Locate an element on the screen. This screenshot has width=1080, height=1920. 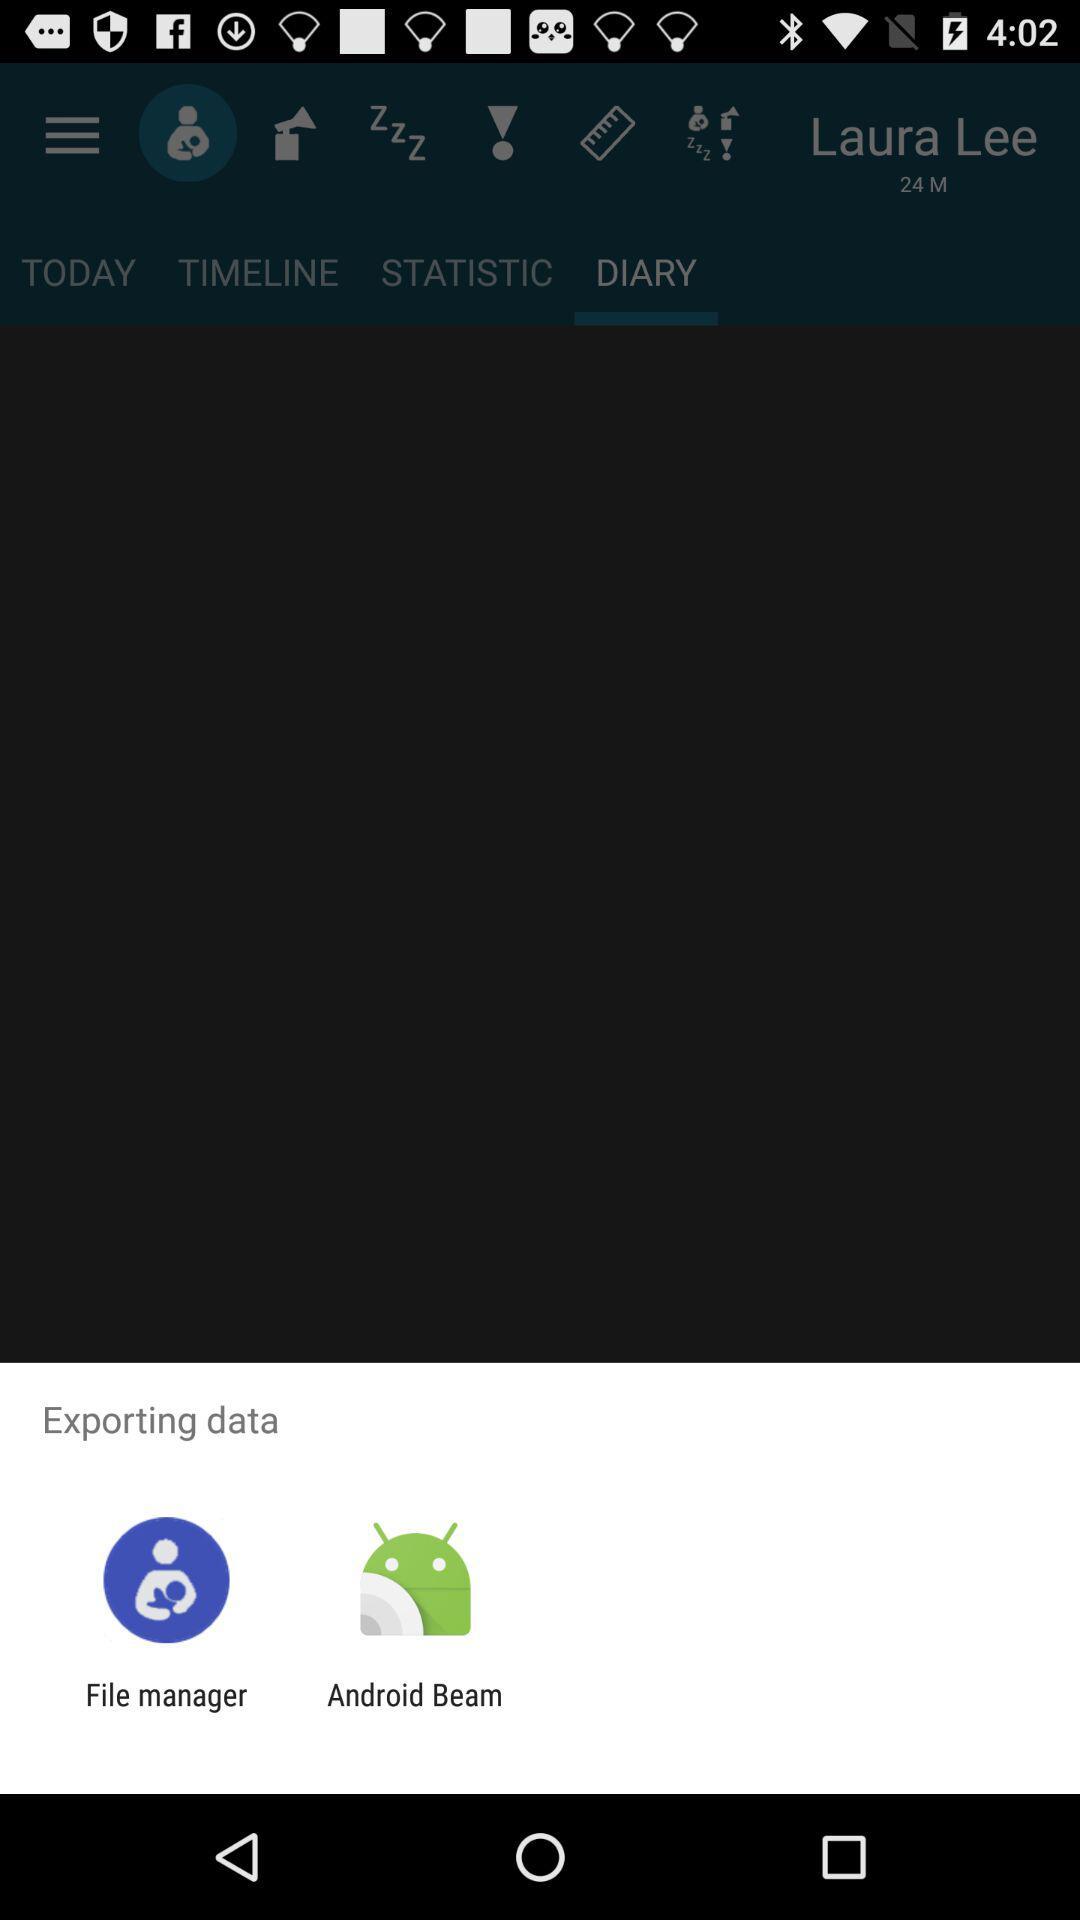
icon to the right of the file manager app is located at coordinates (414, 1711).